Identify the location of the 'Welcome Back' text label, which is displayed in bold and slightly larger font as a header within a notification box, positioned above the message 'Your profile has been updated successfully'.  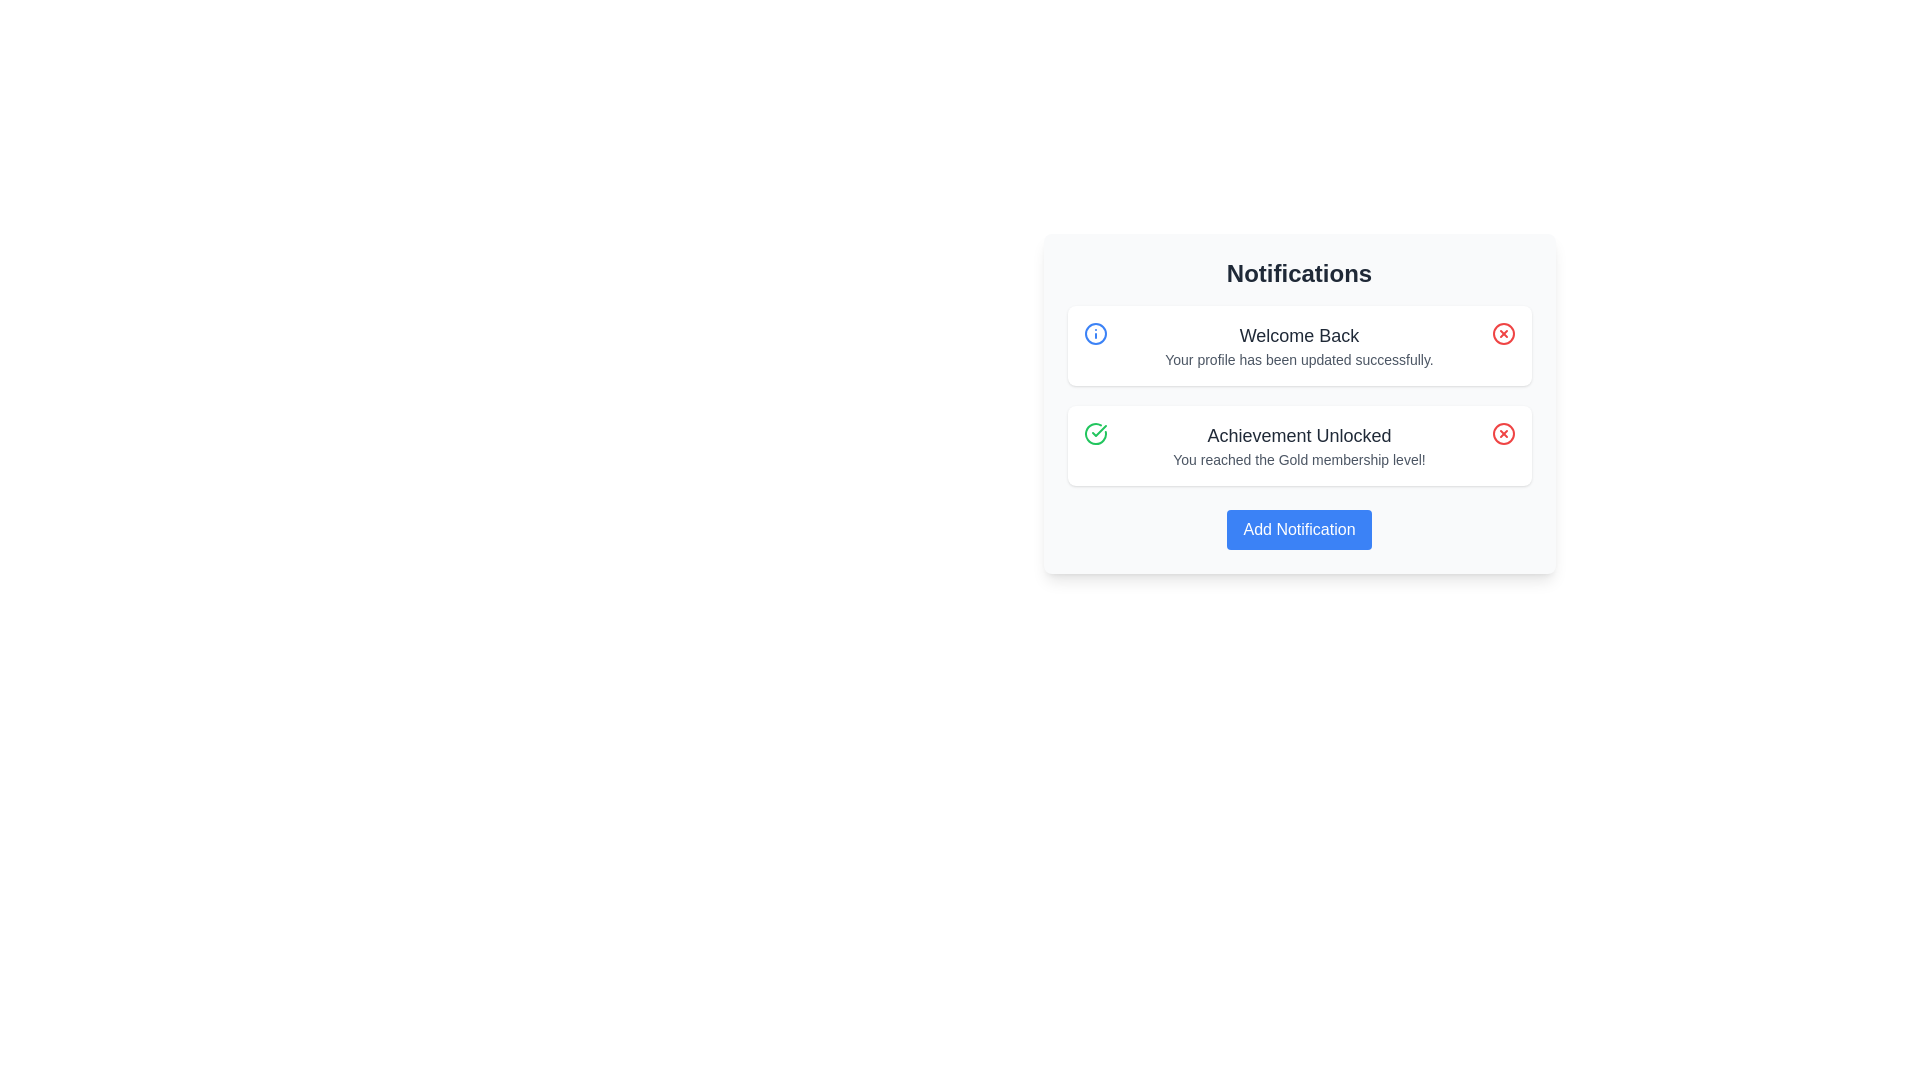
(1299, 334).